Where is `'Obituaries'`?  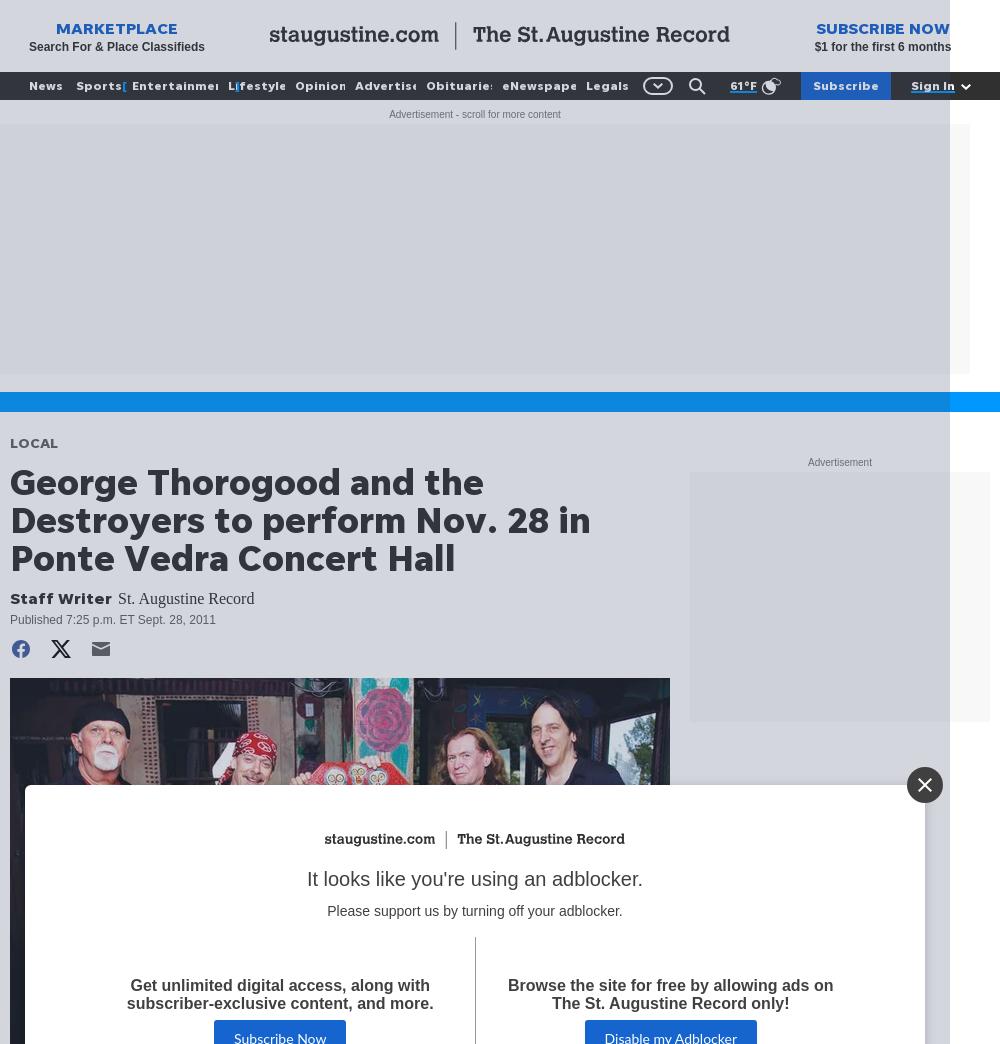 'Obituaries' is located at coordinates (460, 85).